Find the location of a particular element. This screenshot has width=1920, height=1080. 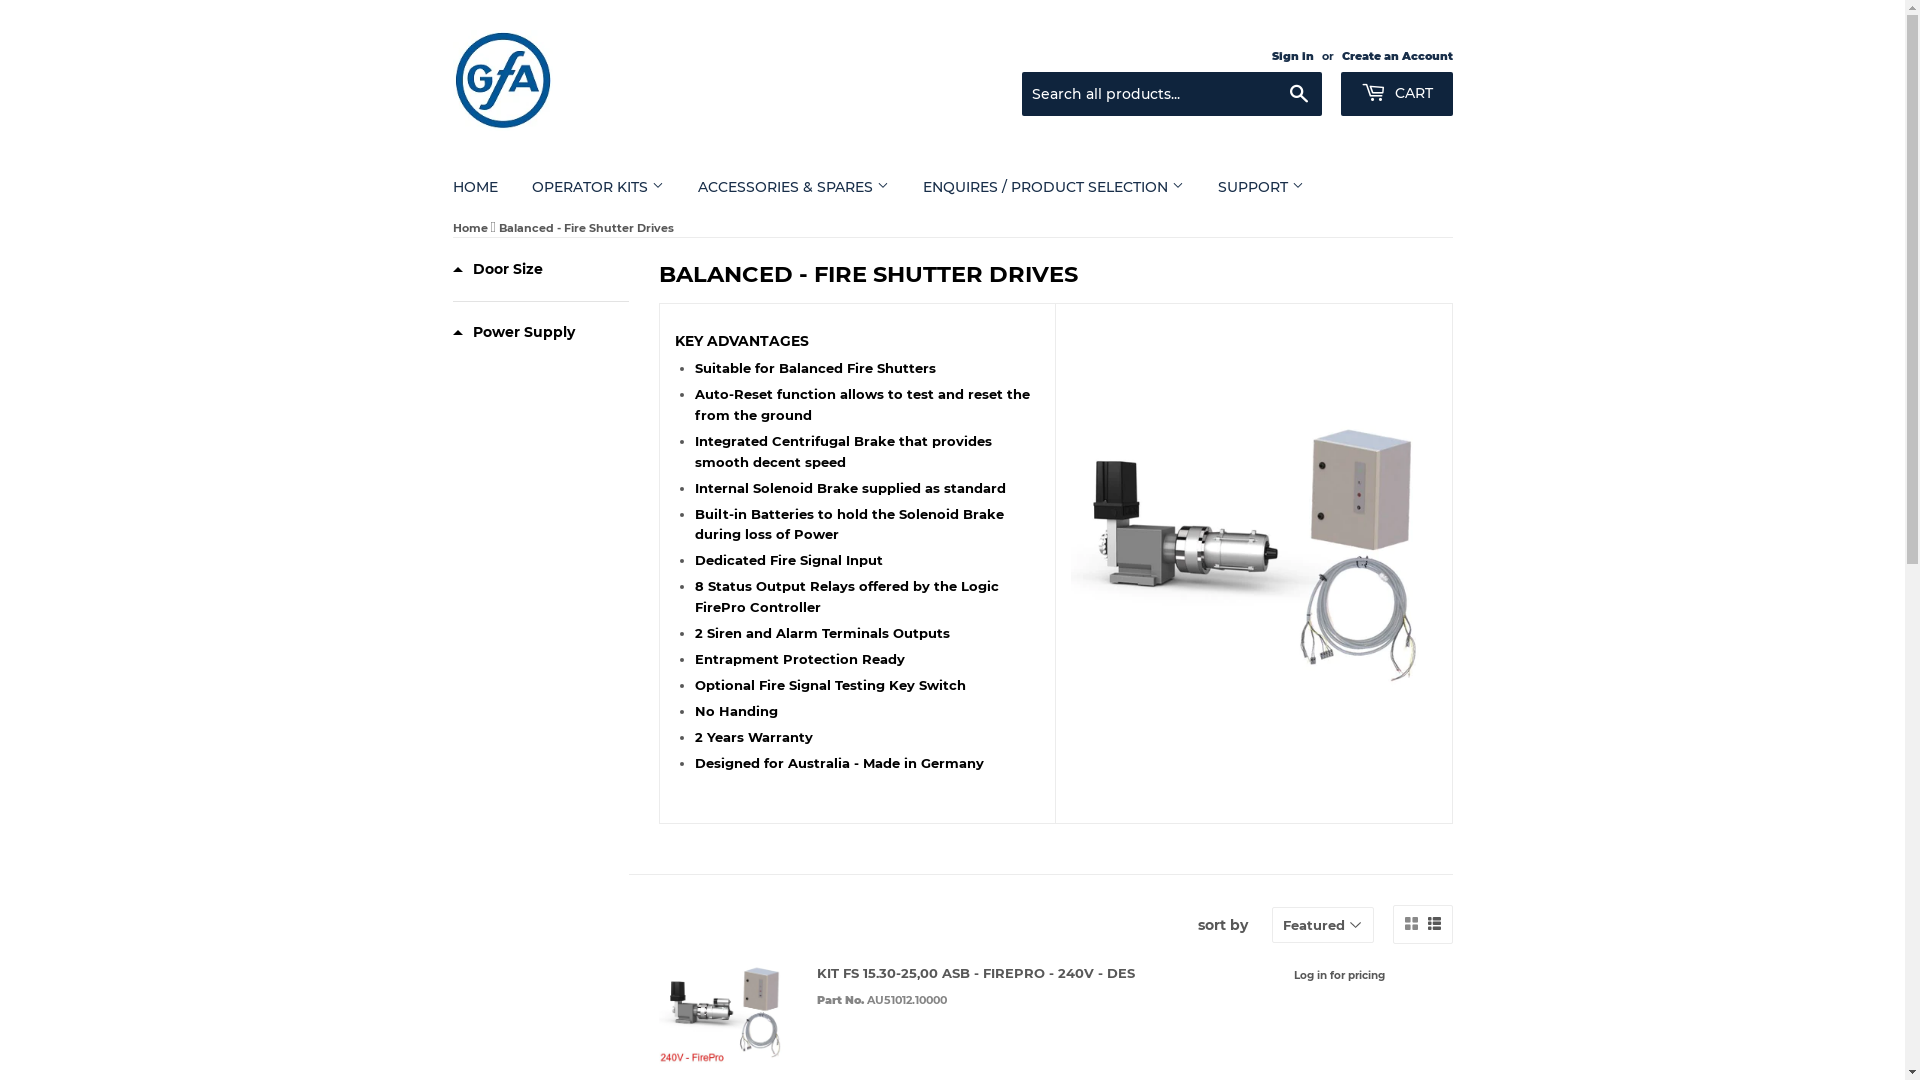

'Create an Account' is located at coordinates (1396, 55).